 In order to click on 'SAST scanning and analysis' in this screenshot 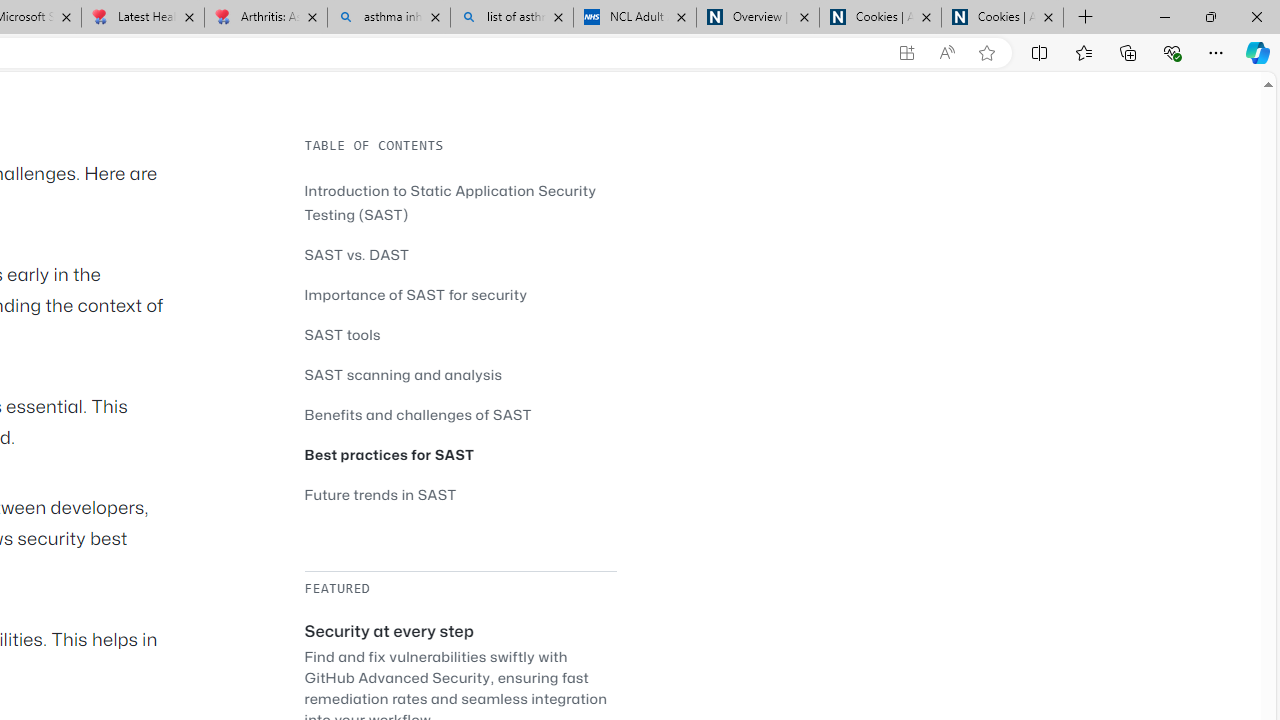, I will do `click(402, 374)`.